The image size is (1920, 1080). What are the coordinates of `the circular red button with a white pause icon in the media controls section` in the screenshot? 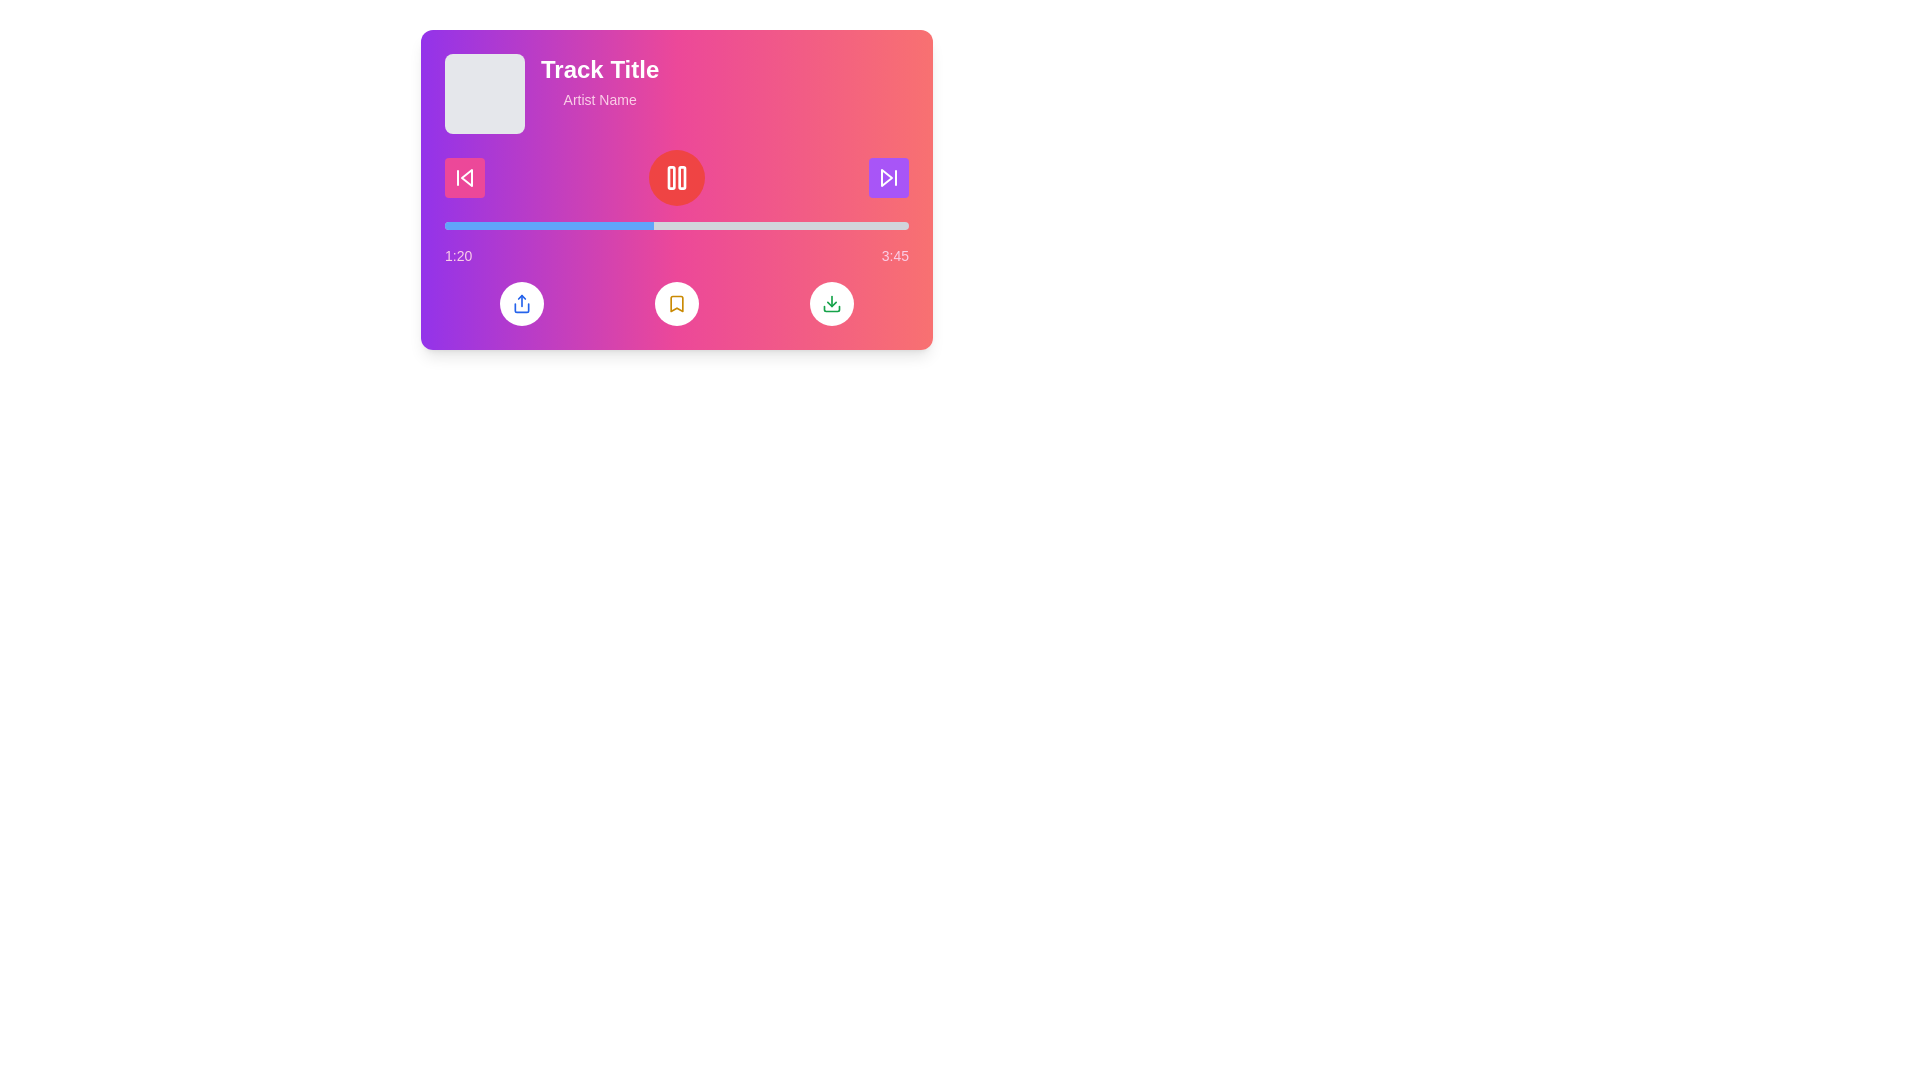 It's located at (676, 176).